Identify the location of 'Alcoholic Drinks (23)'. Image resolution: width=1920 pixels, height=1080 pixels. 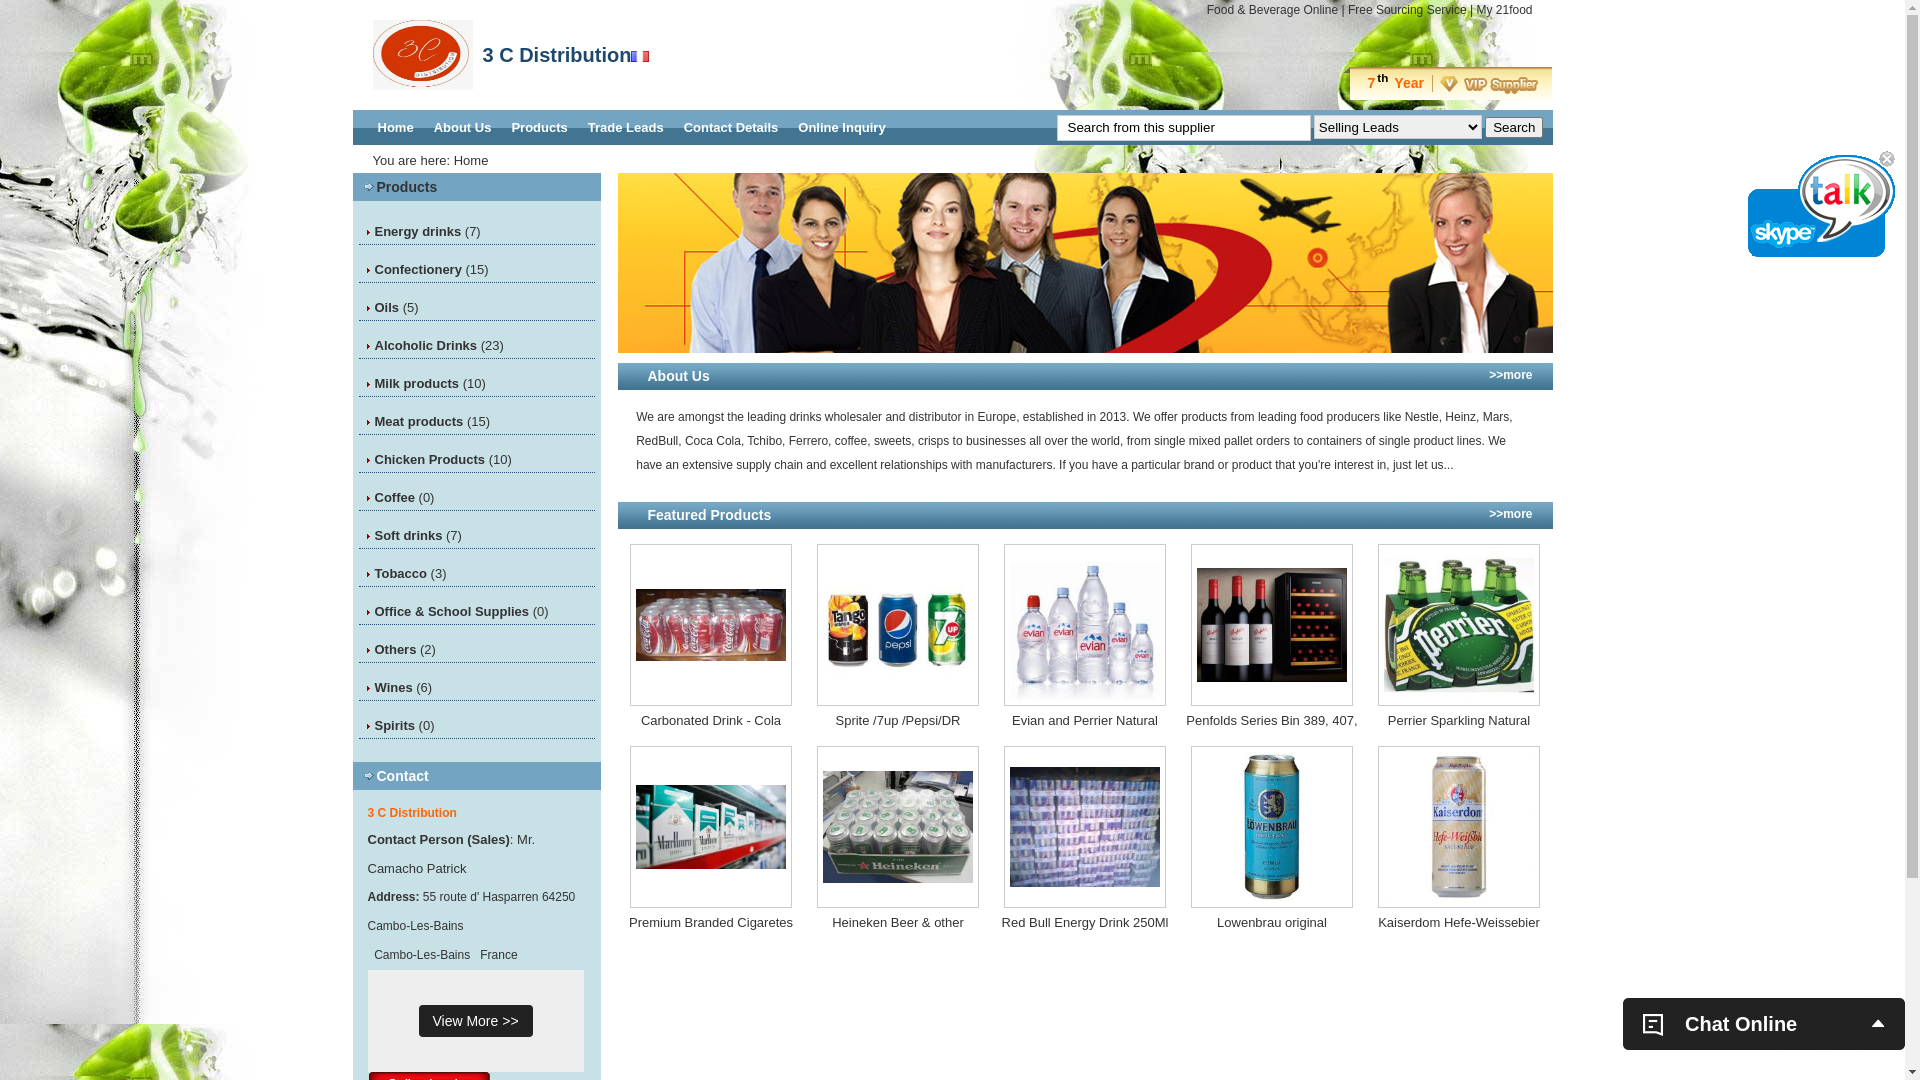
(437, 344).